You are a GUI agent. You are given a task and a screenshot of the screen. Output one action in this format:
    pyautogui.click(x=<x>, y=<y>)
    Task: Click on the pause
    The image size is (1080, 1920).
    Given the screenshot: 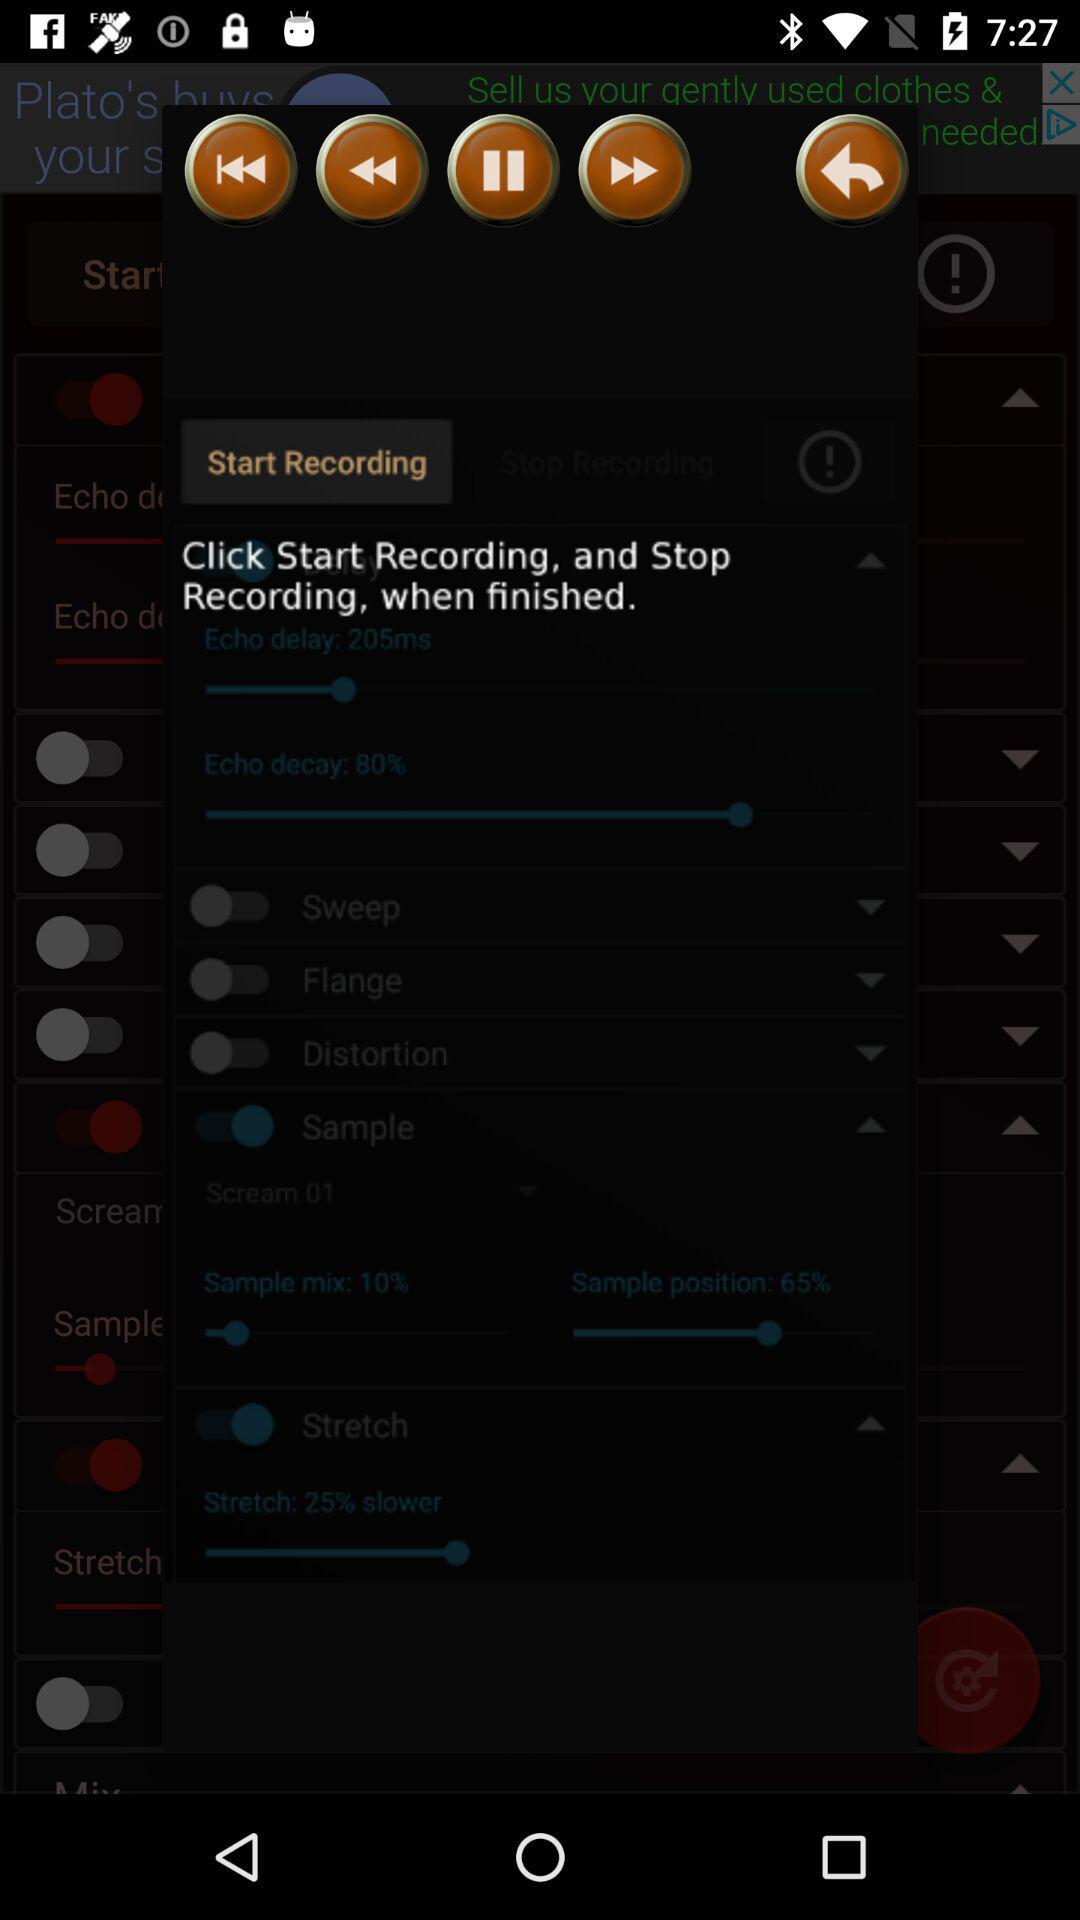 What is the action you would take?
    pyautogui.click(x=502, y=170)
    